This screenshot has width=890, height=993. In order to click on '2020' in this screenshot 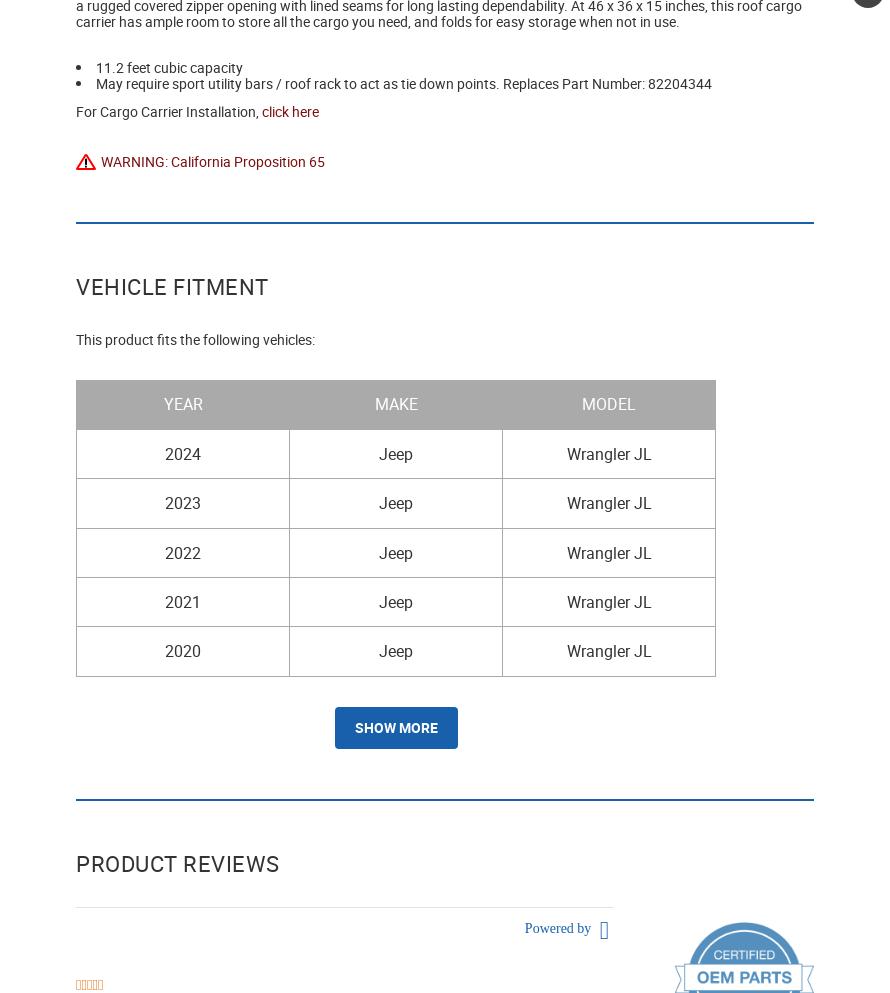, I will do `click(165, 651)`.